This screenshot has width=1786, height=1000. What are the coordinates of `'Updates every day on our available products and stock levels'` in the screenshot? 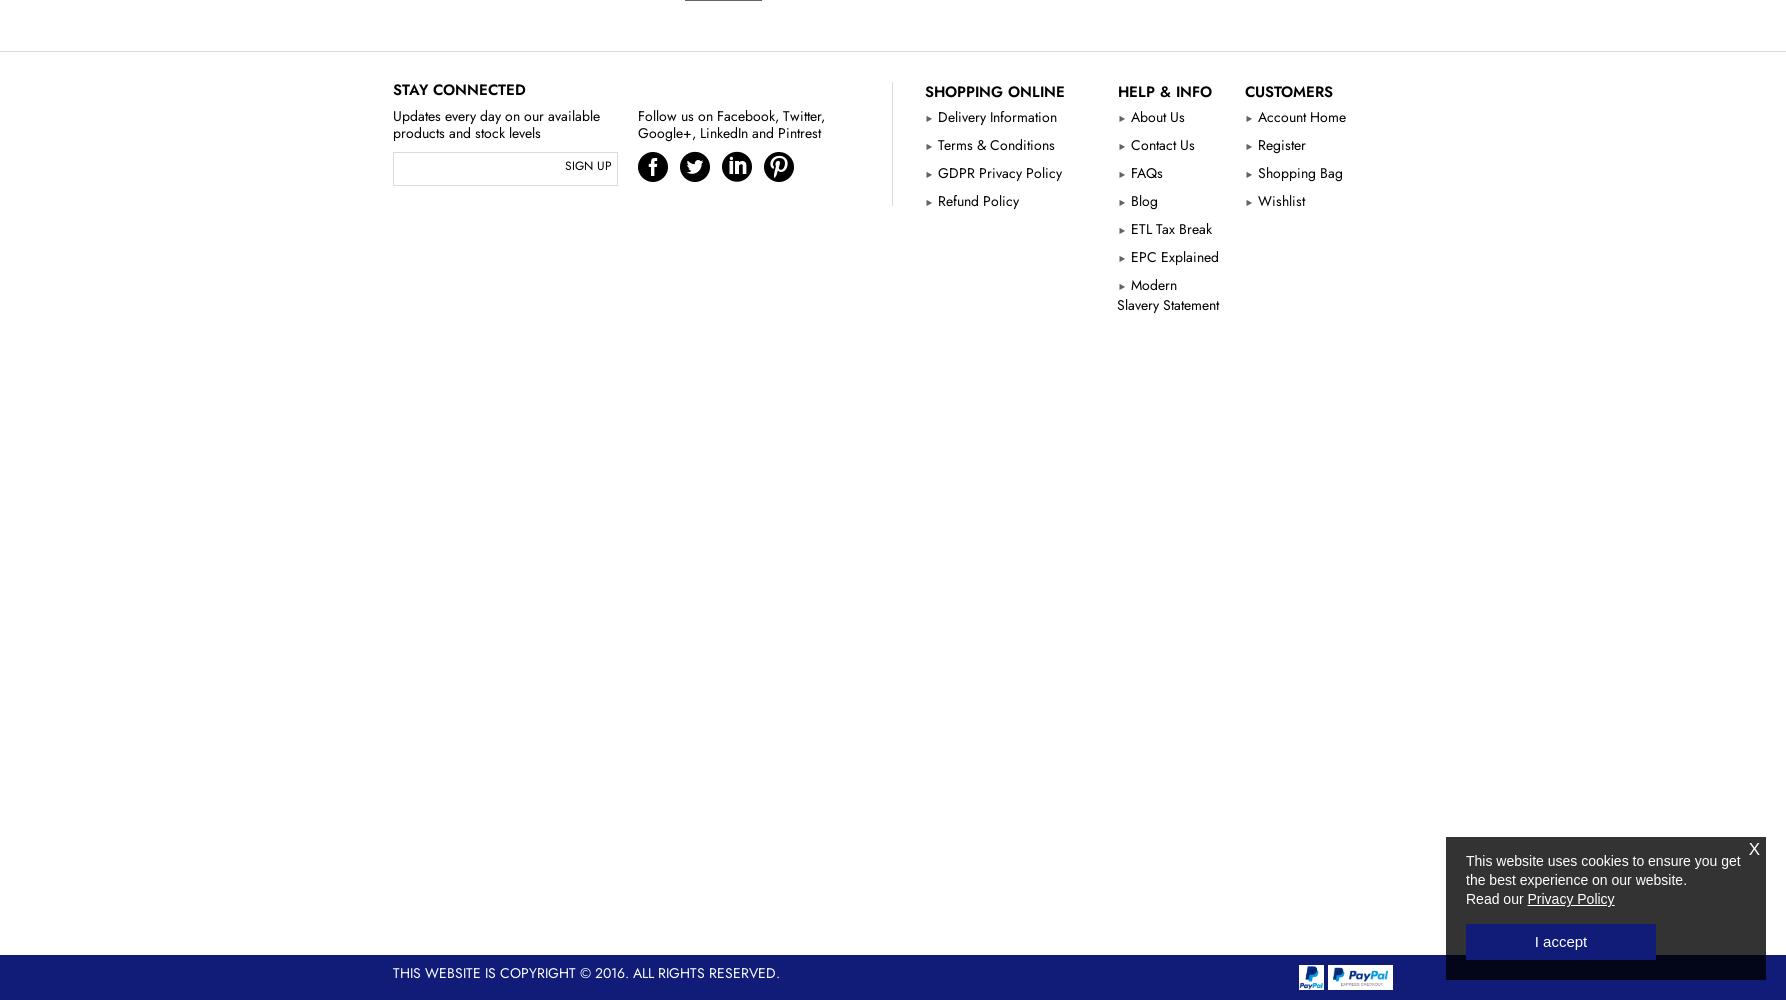 It's located at (495, 123).